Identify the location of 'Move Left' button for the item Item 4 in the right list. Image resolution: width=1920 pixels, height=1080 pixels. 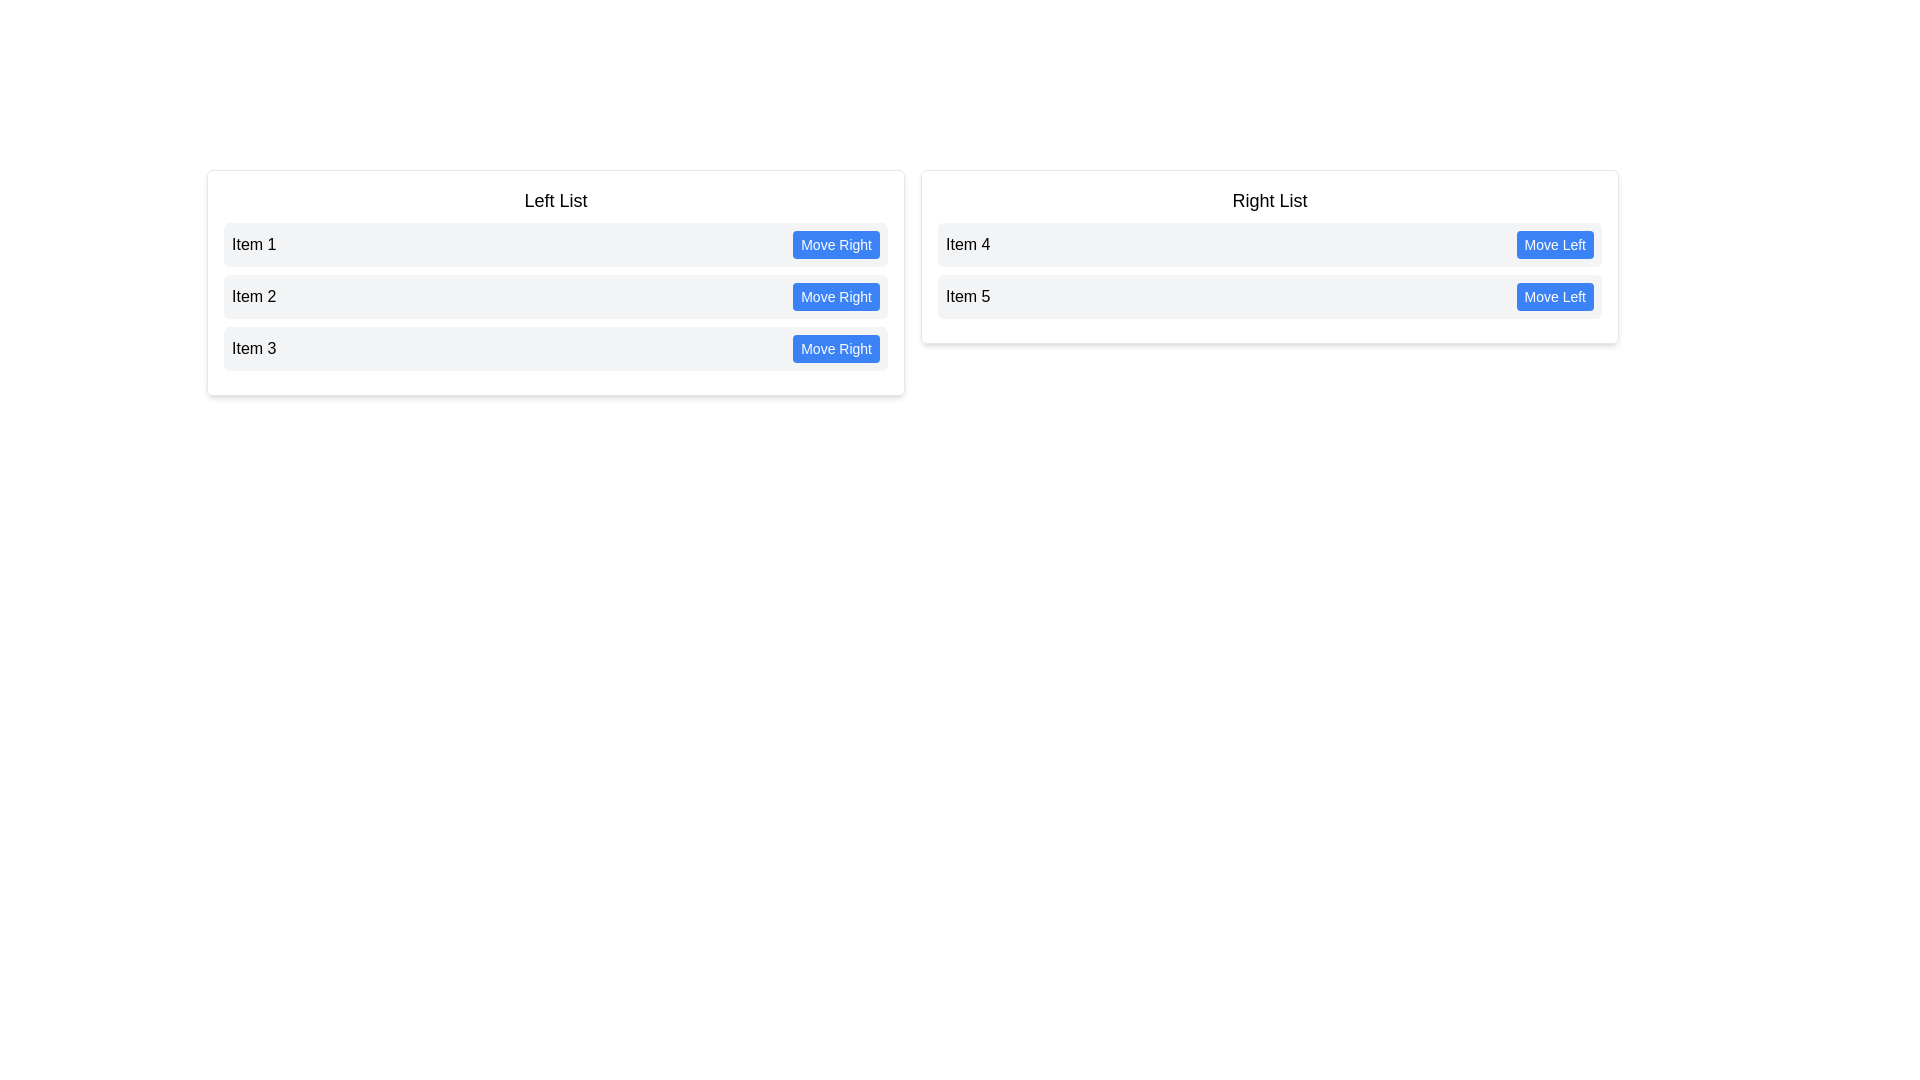
(1554, 244).